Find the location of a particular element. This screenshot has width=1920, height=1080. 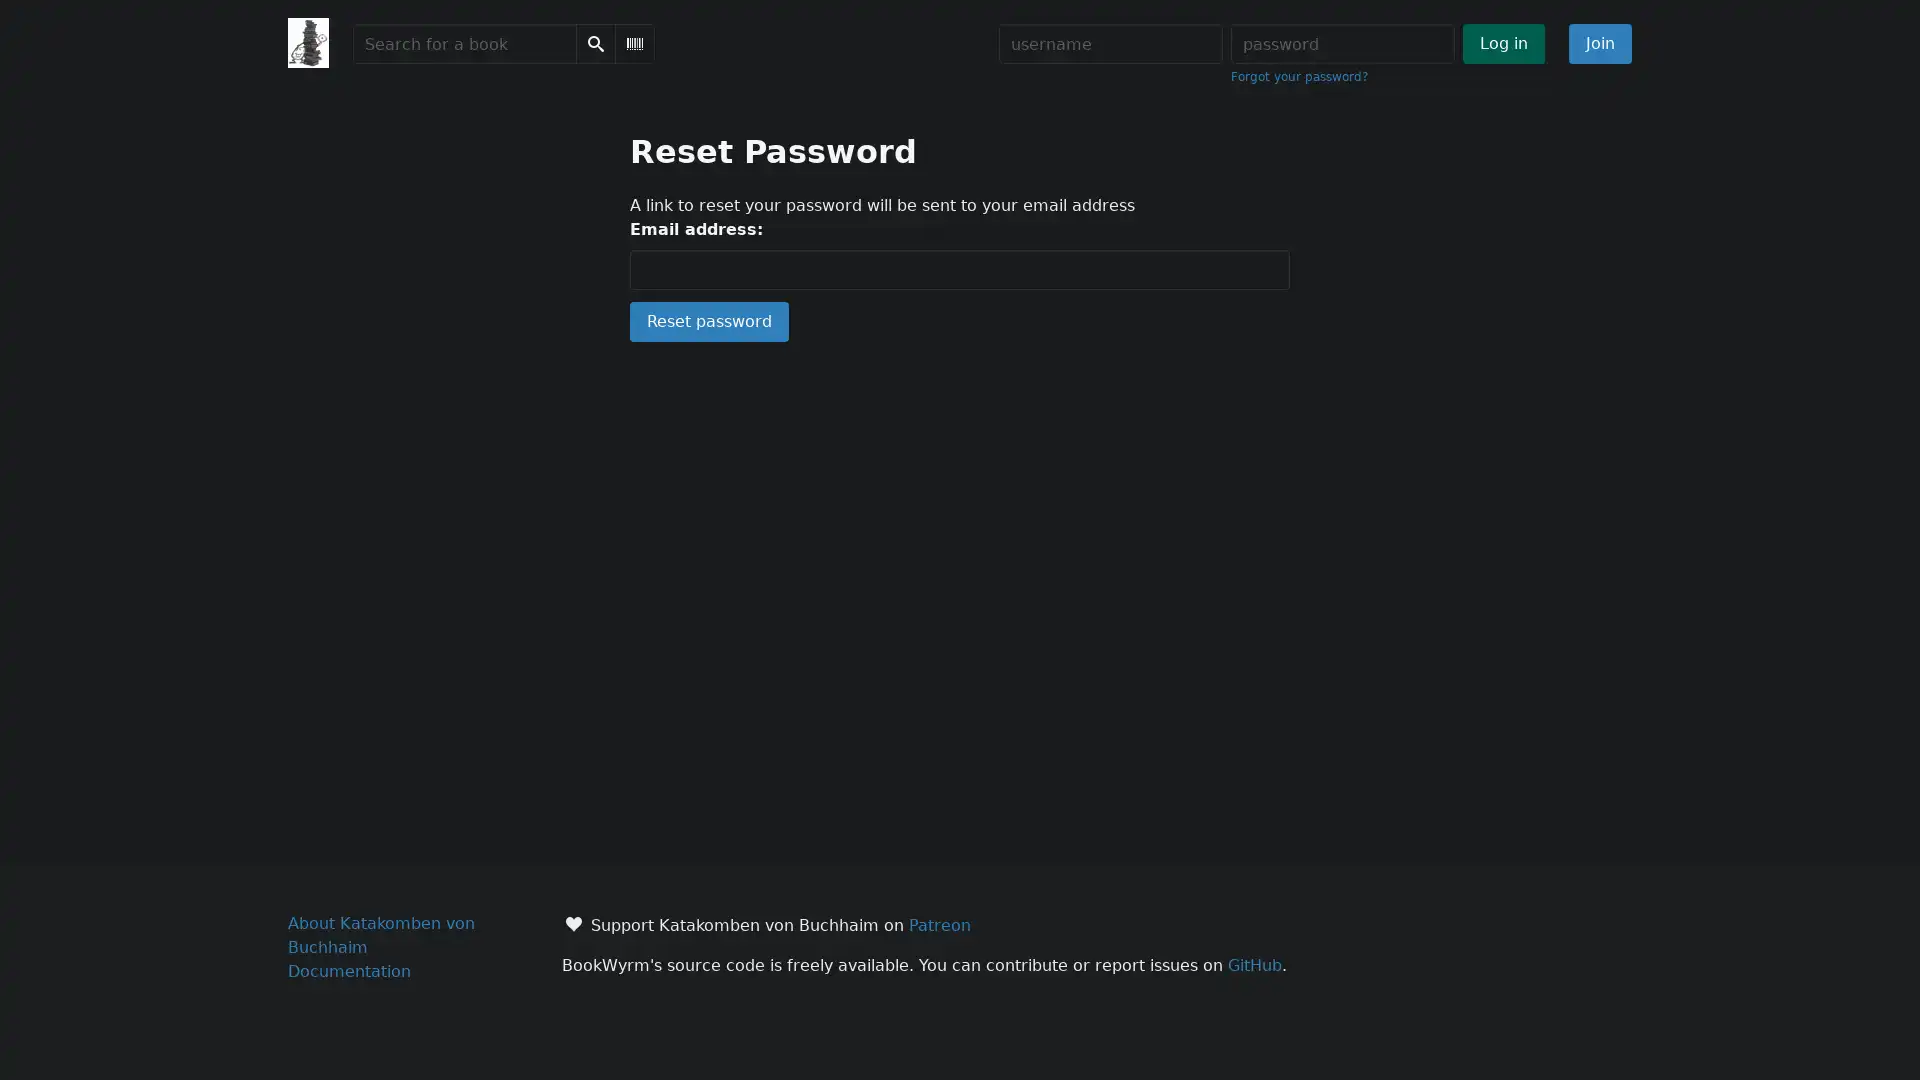

Scan Barcode is located at coordinates (632, 43).